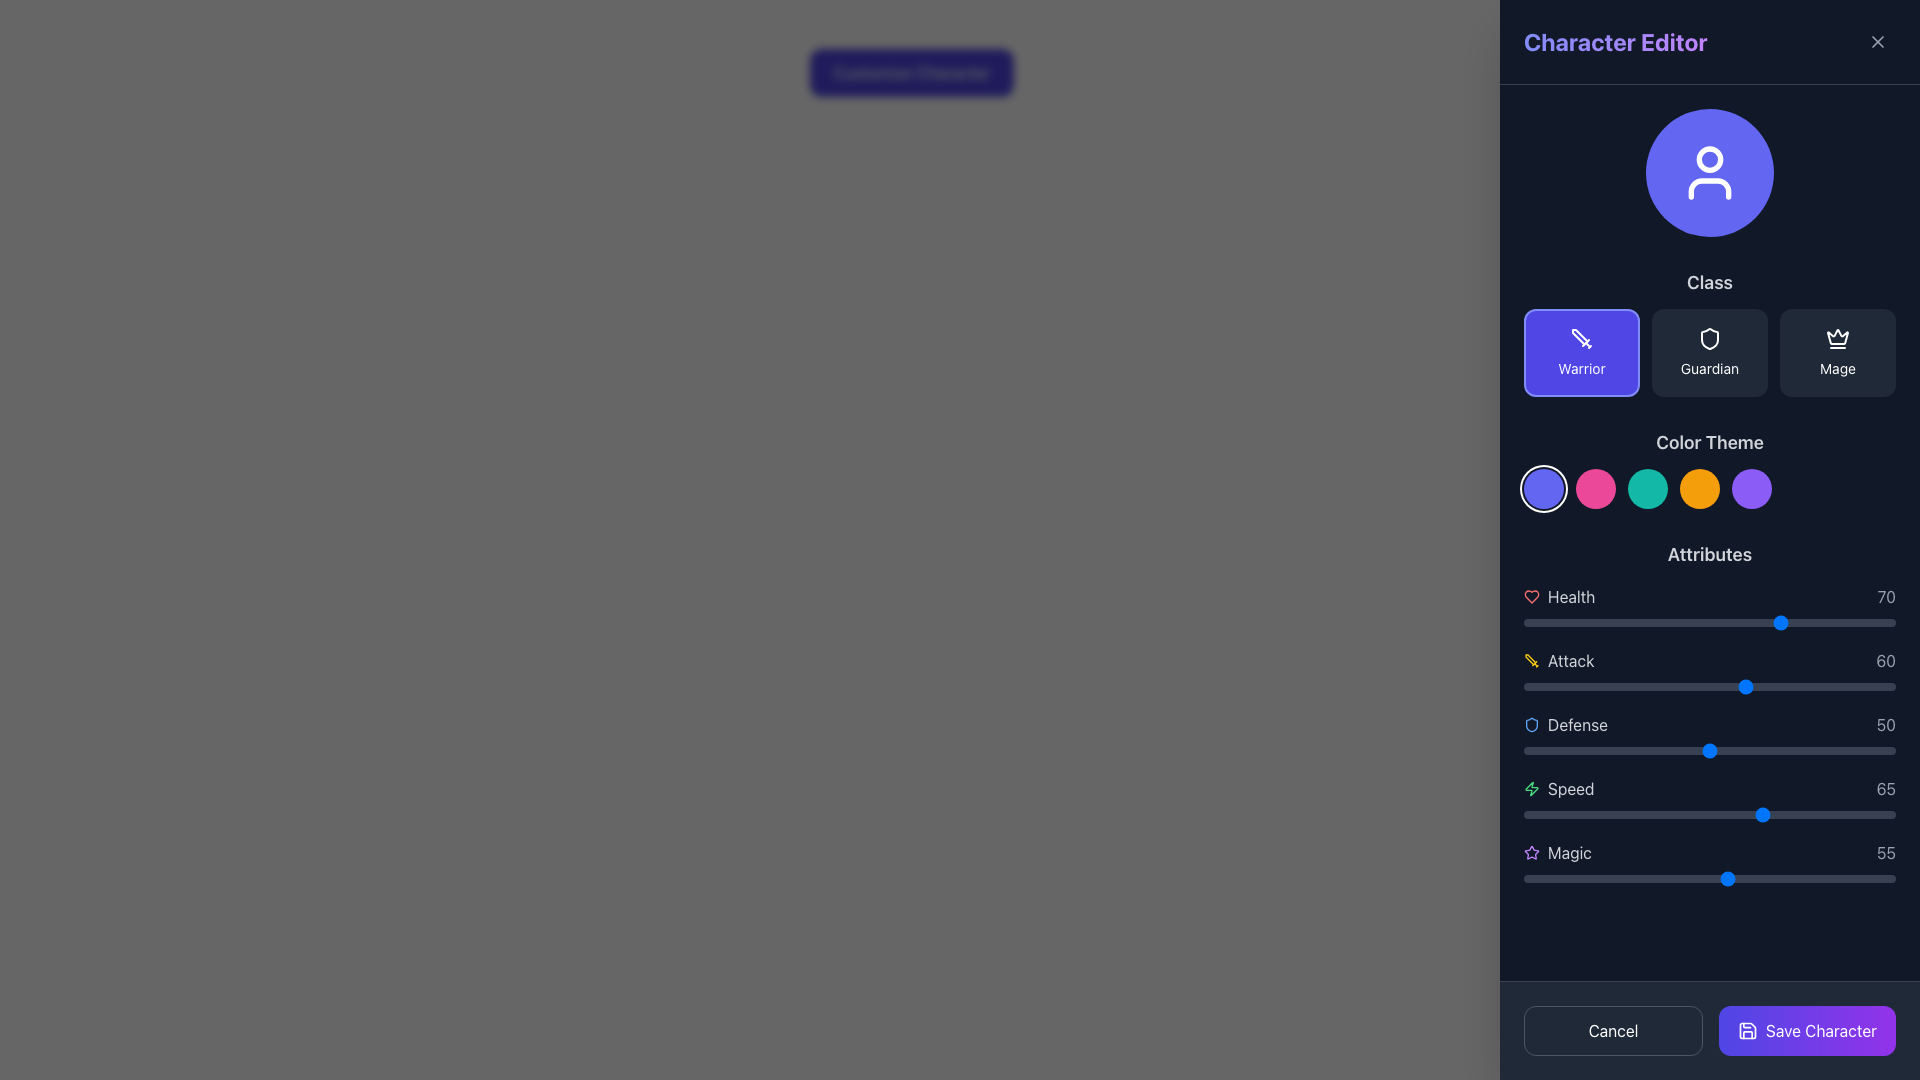 The image size is (1920, 1080). Describe the element at coordinates (1708, 282) in the screenshot. I see `the 'Class' label text in the Character Editor sidebar, which is styled in large, bold gray font on a dark background and is positioned above the buttons labeled 'Warrior', 'Guardian', and 'Mage'` at that location.